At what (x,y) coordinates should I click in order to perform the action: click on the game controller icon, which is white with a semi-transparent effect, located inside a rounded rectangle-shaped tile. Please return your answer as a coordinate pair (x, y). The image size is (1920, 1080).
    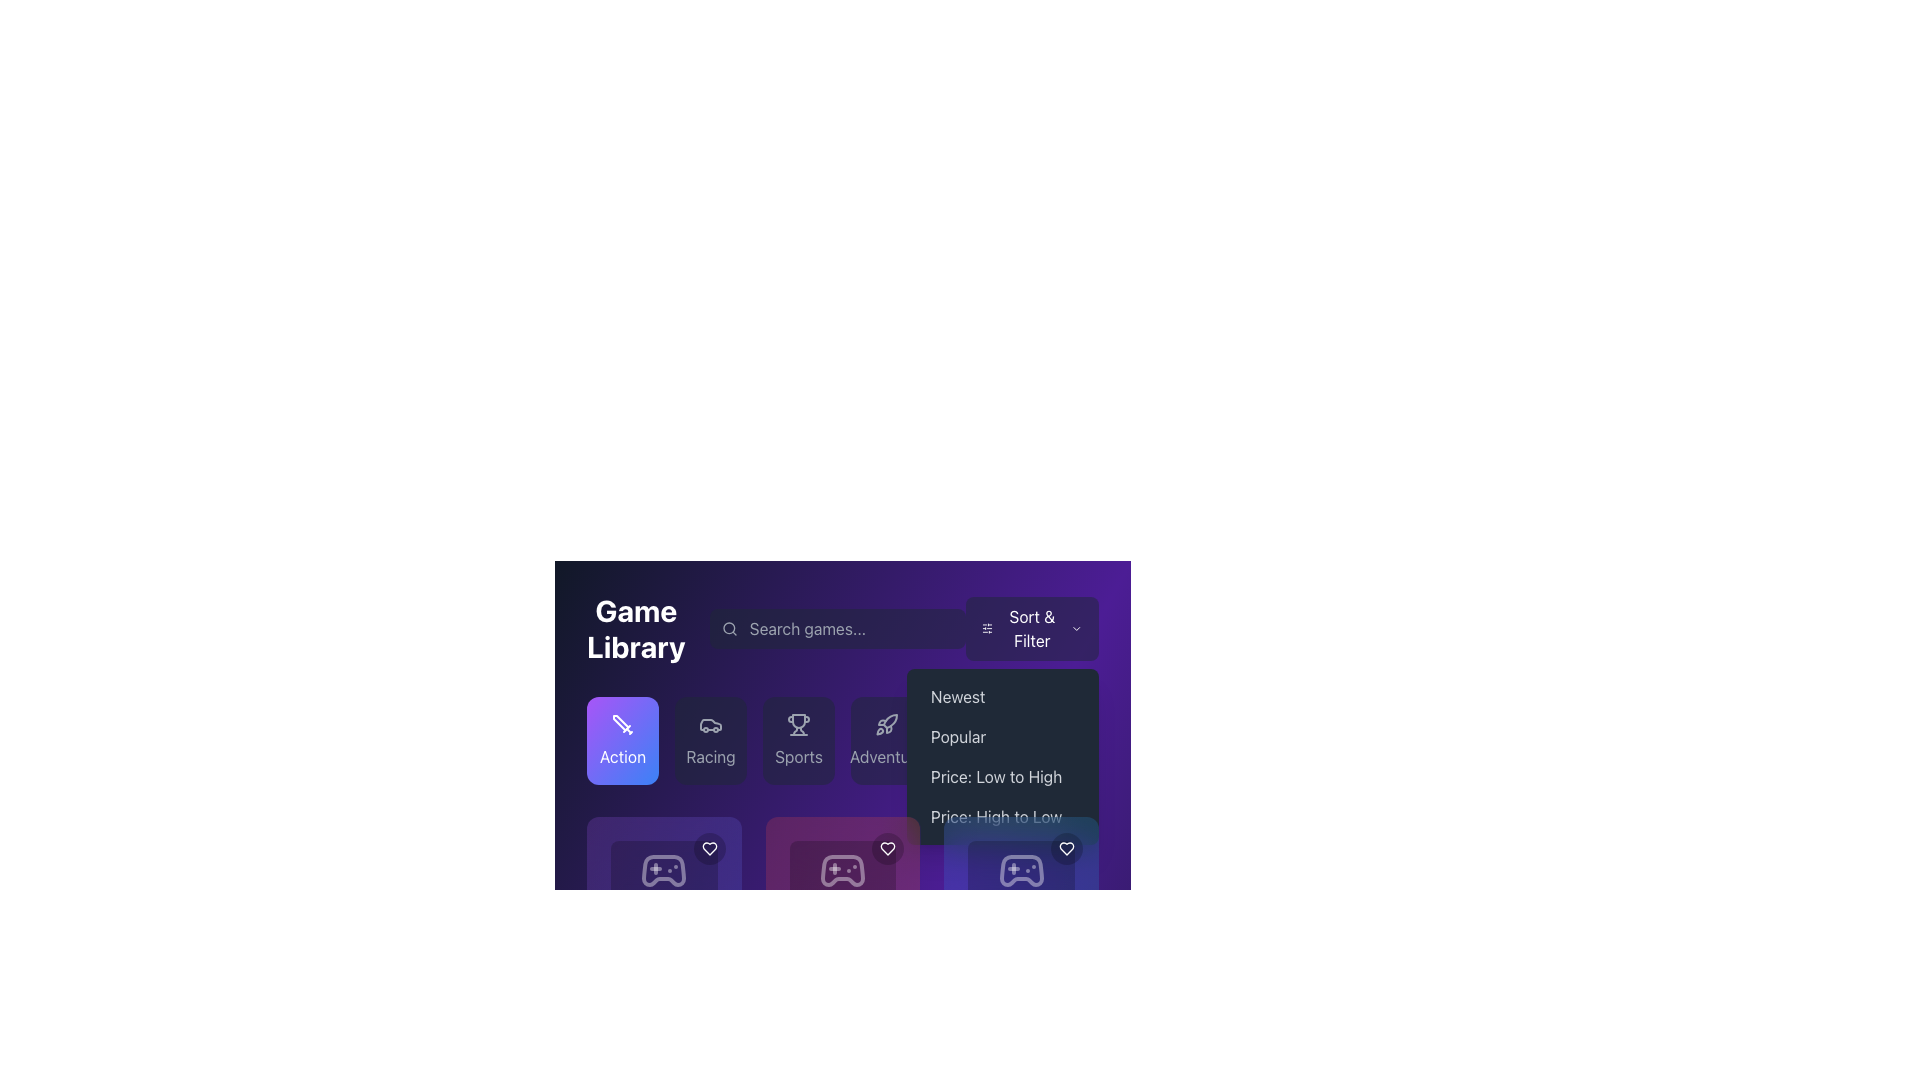
    Looking at the image, I should click on (843, 870).